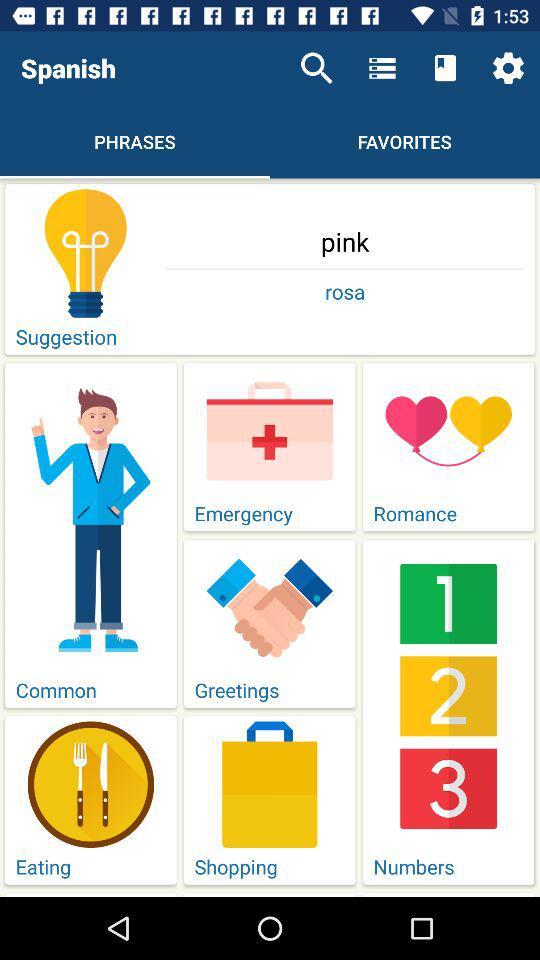 This screenshot has height=960, width=540. What do you see at coordinates (270, 447) in the screenshot?
I see `the emergency button on the web page` at bounding box center [270, 447].